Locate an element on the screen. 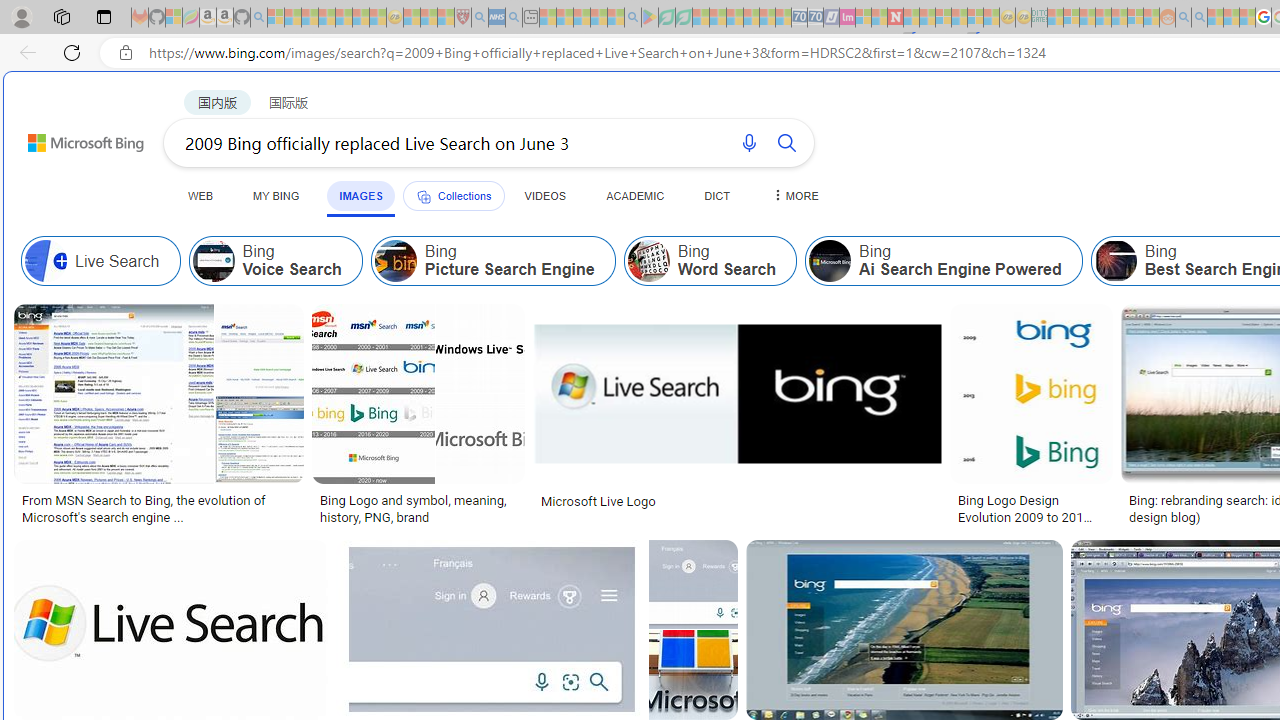  'Local - MSN - Sleeping' is located at coordinates (445, 17).